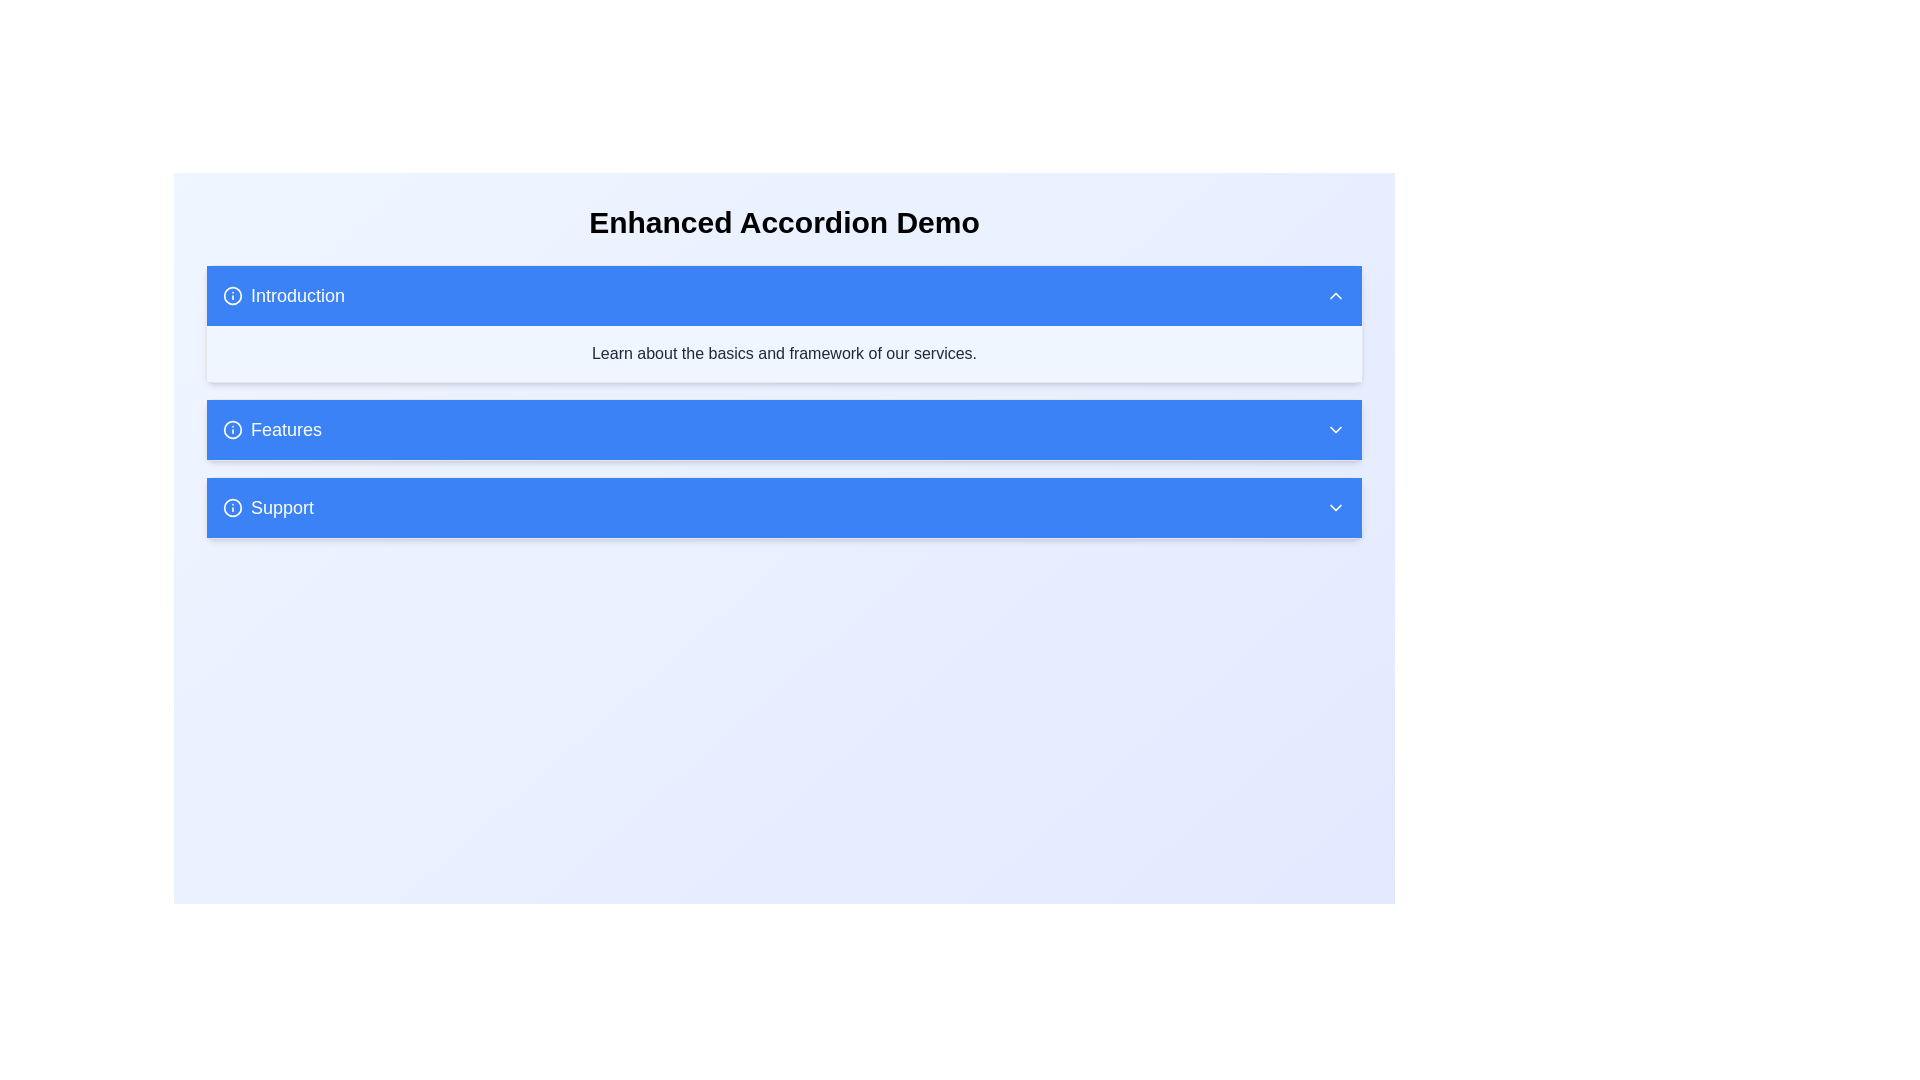 Image resolution: width=1920 pixels, height=1080 pixels. I want to click on the Text Header at the top of the interface, which serves as a title for the page or section related to 'Enhanced Accordion Demo', so click(783, 223).